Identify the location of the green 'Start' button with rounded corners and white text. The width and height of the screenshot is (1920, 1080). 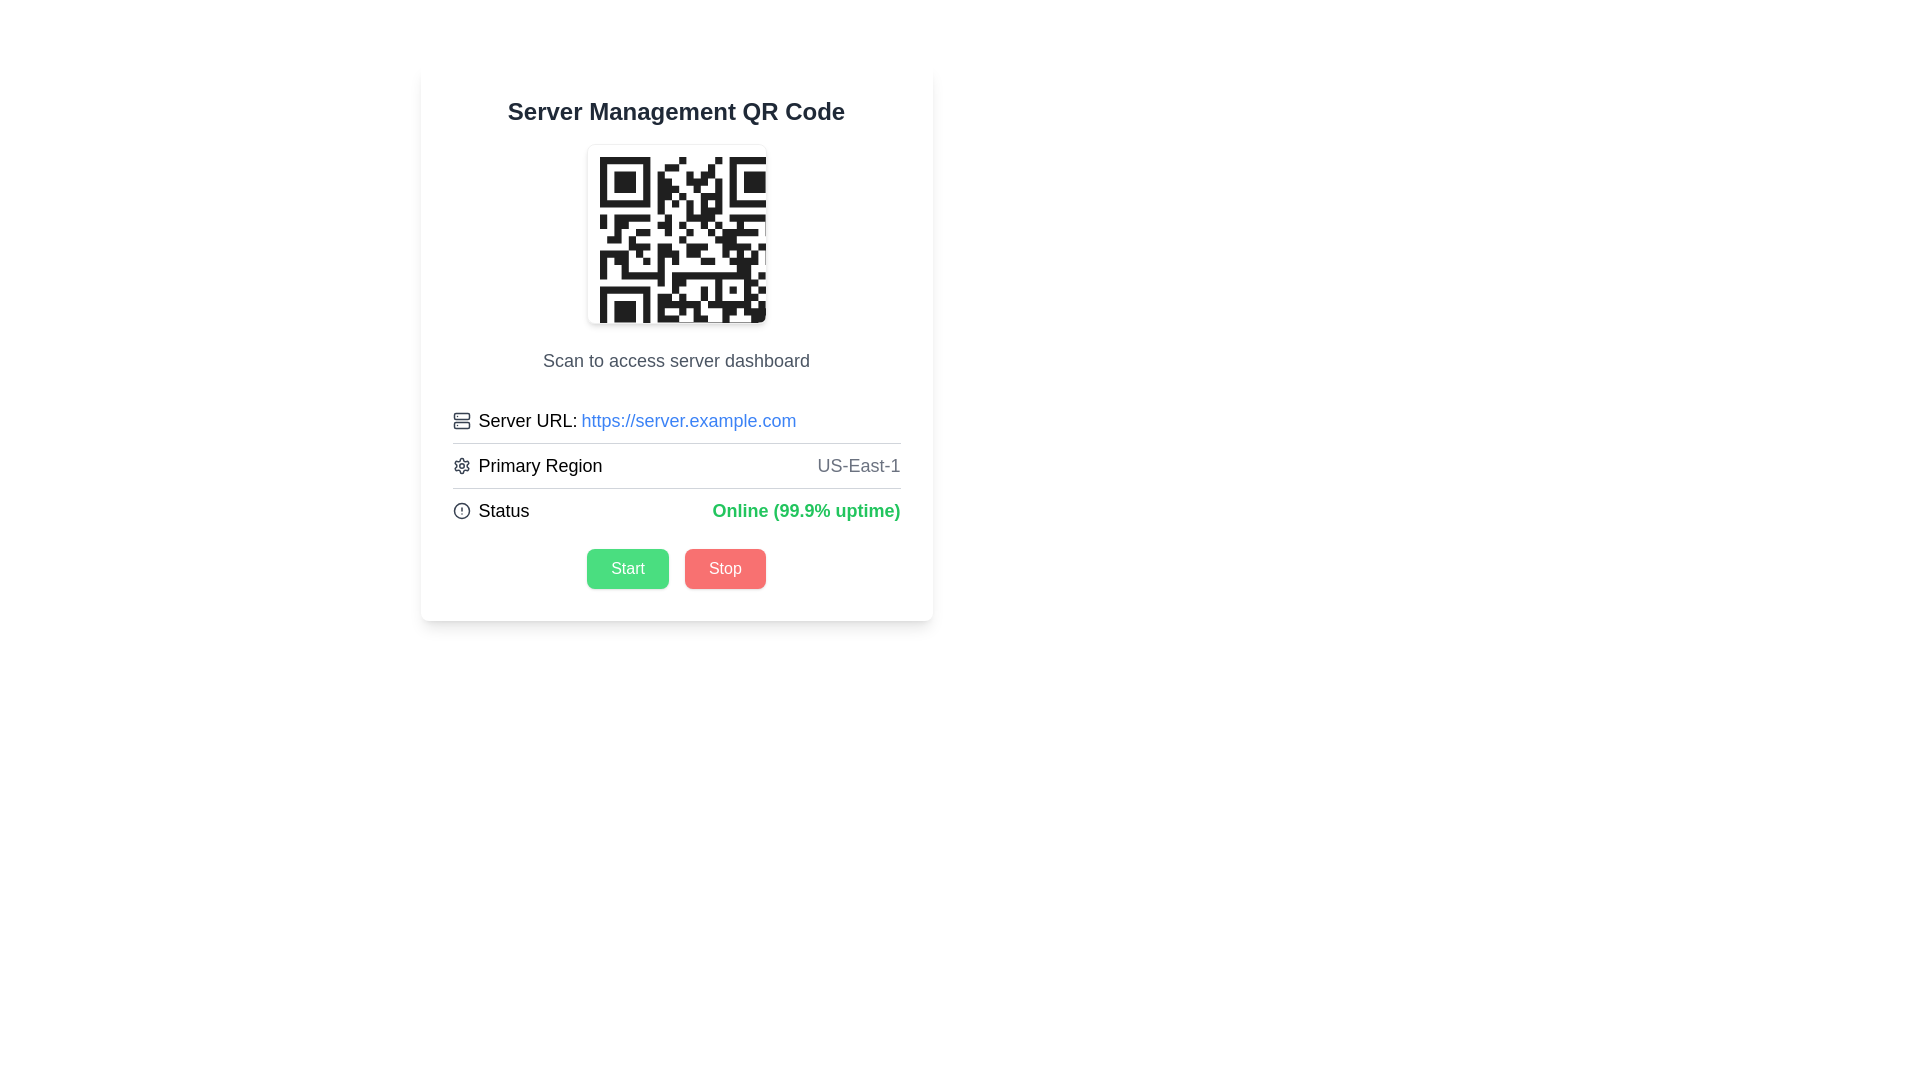
(627, 569).